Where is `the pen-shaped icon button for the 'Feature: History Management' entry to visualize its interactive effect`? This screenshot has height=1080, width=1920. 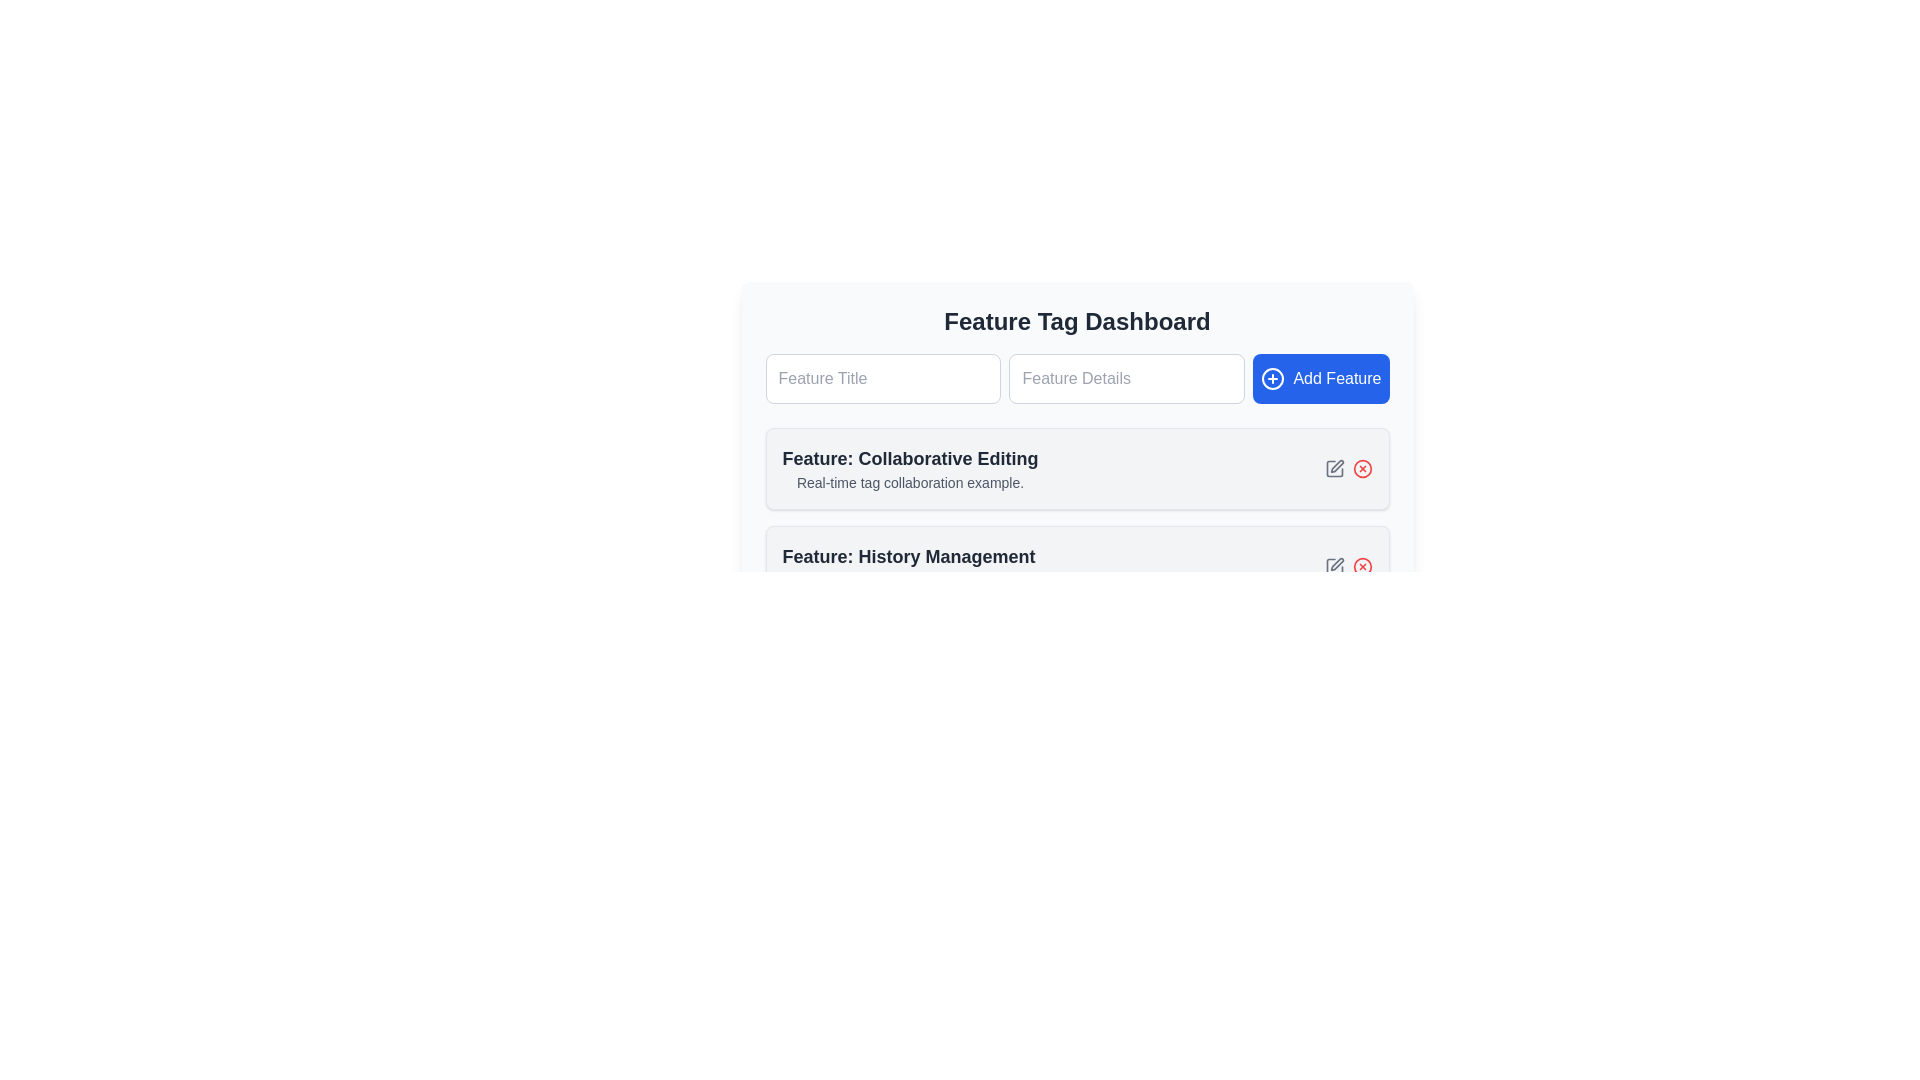
the pen-shaped icon button for the 'Feature: History Management' entry to visualize its interactive effect is located at coordinates (1334, 567).